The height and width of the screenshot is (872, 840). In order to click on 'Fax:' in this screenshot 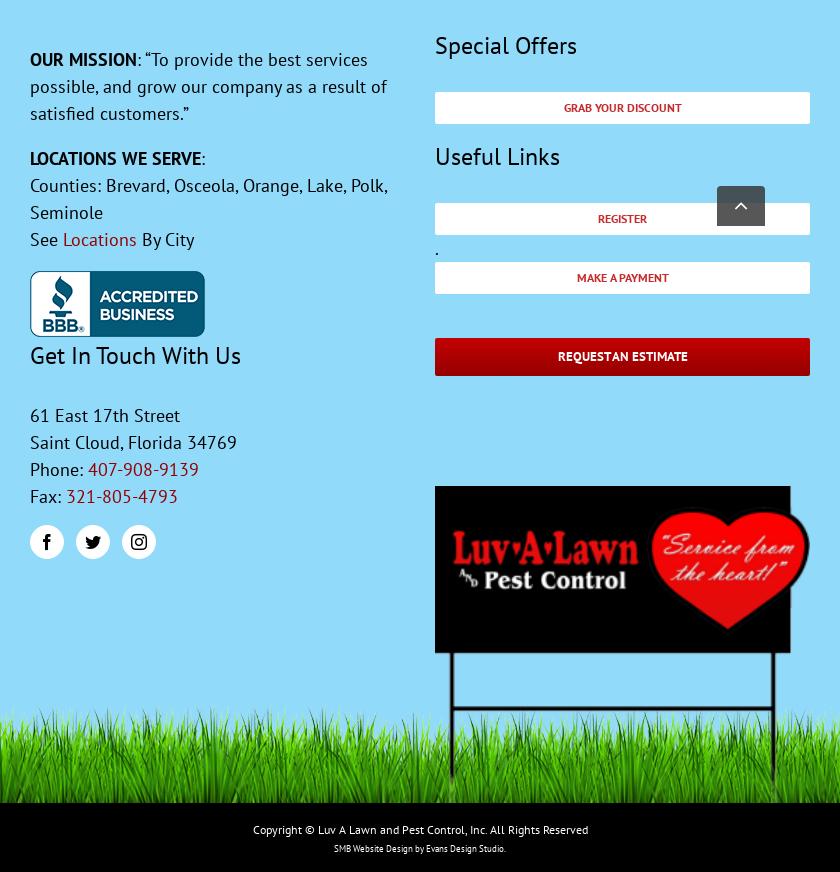, I will do `click(47, 495)`.